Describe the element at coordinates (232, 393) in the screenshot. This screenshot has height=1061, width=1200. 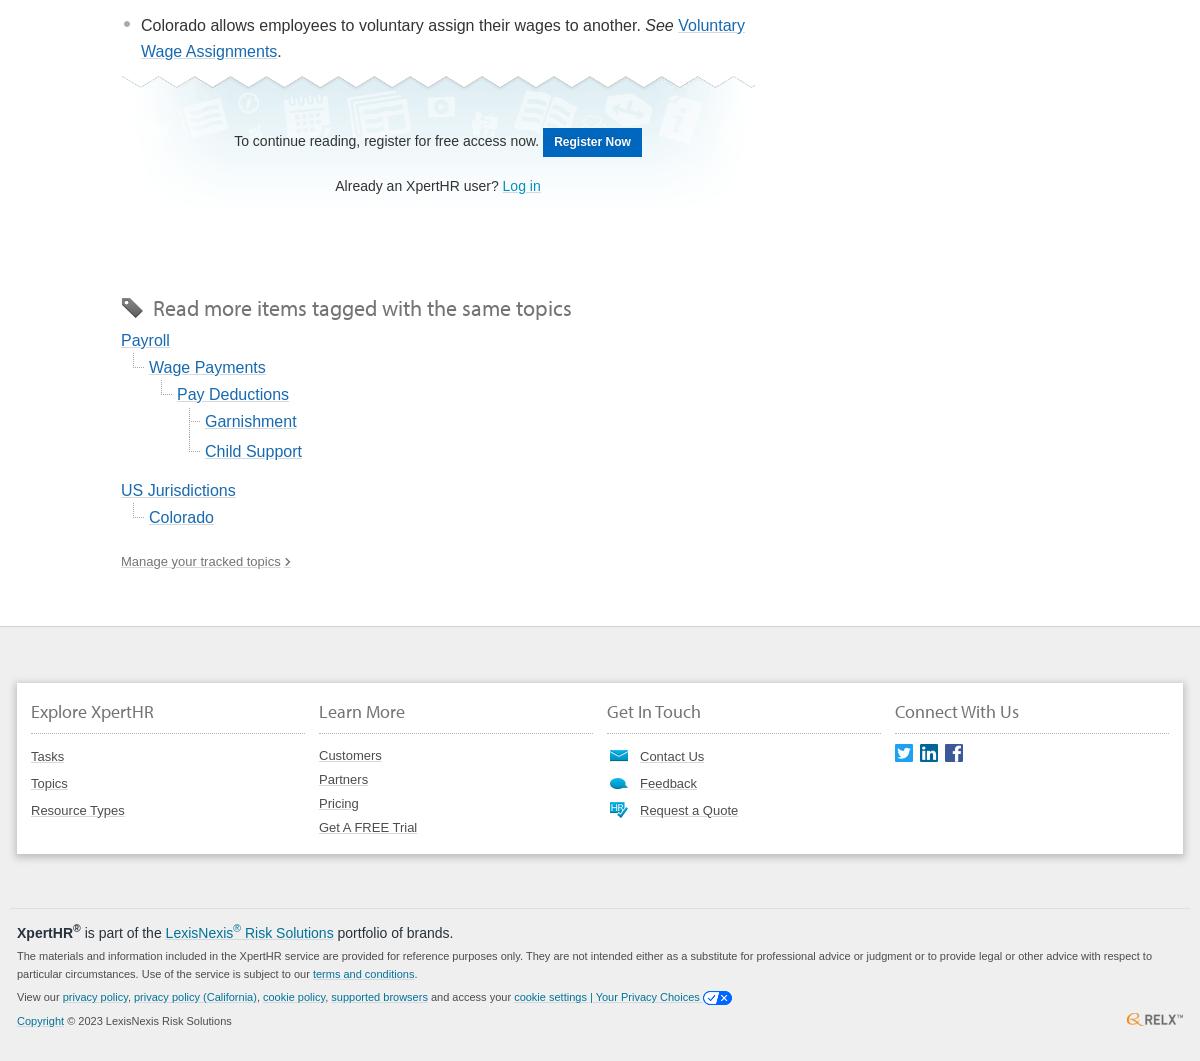
I see `'Pay Deductions'` at that location.